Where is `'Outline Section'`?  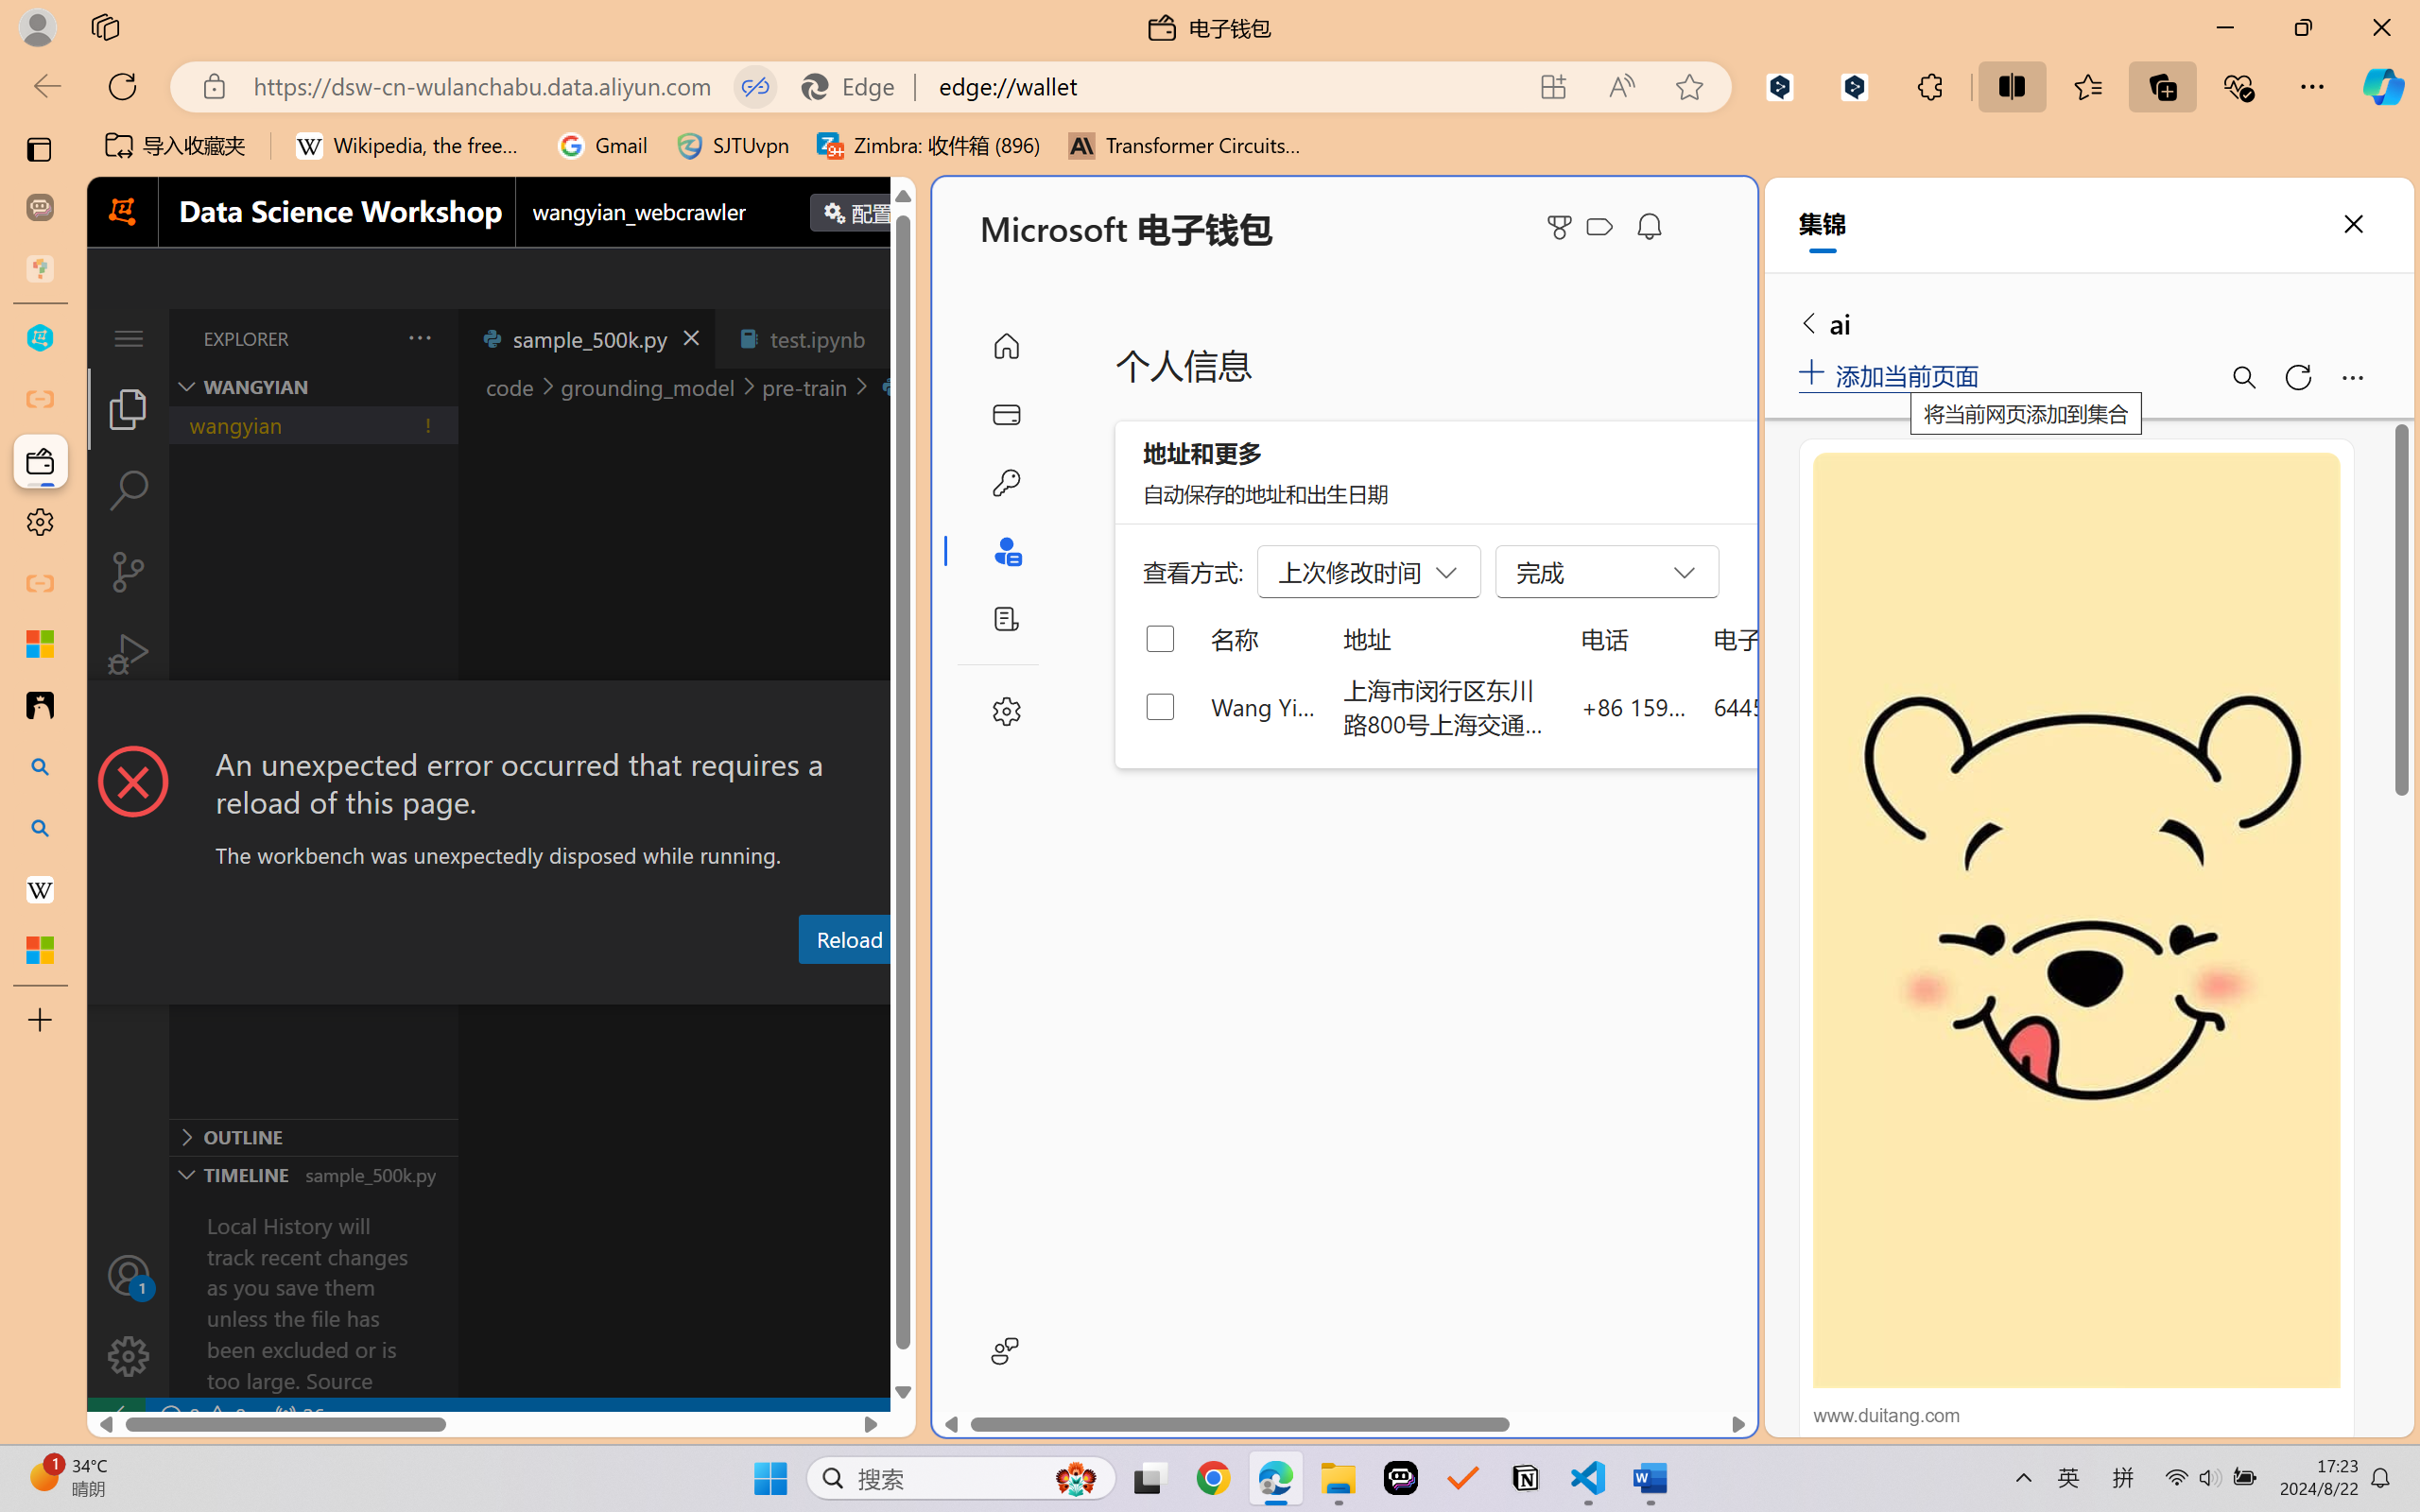 'Outline Section' is located at coordinates (313, 1135).